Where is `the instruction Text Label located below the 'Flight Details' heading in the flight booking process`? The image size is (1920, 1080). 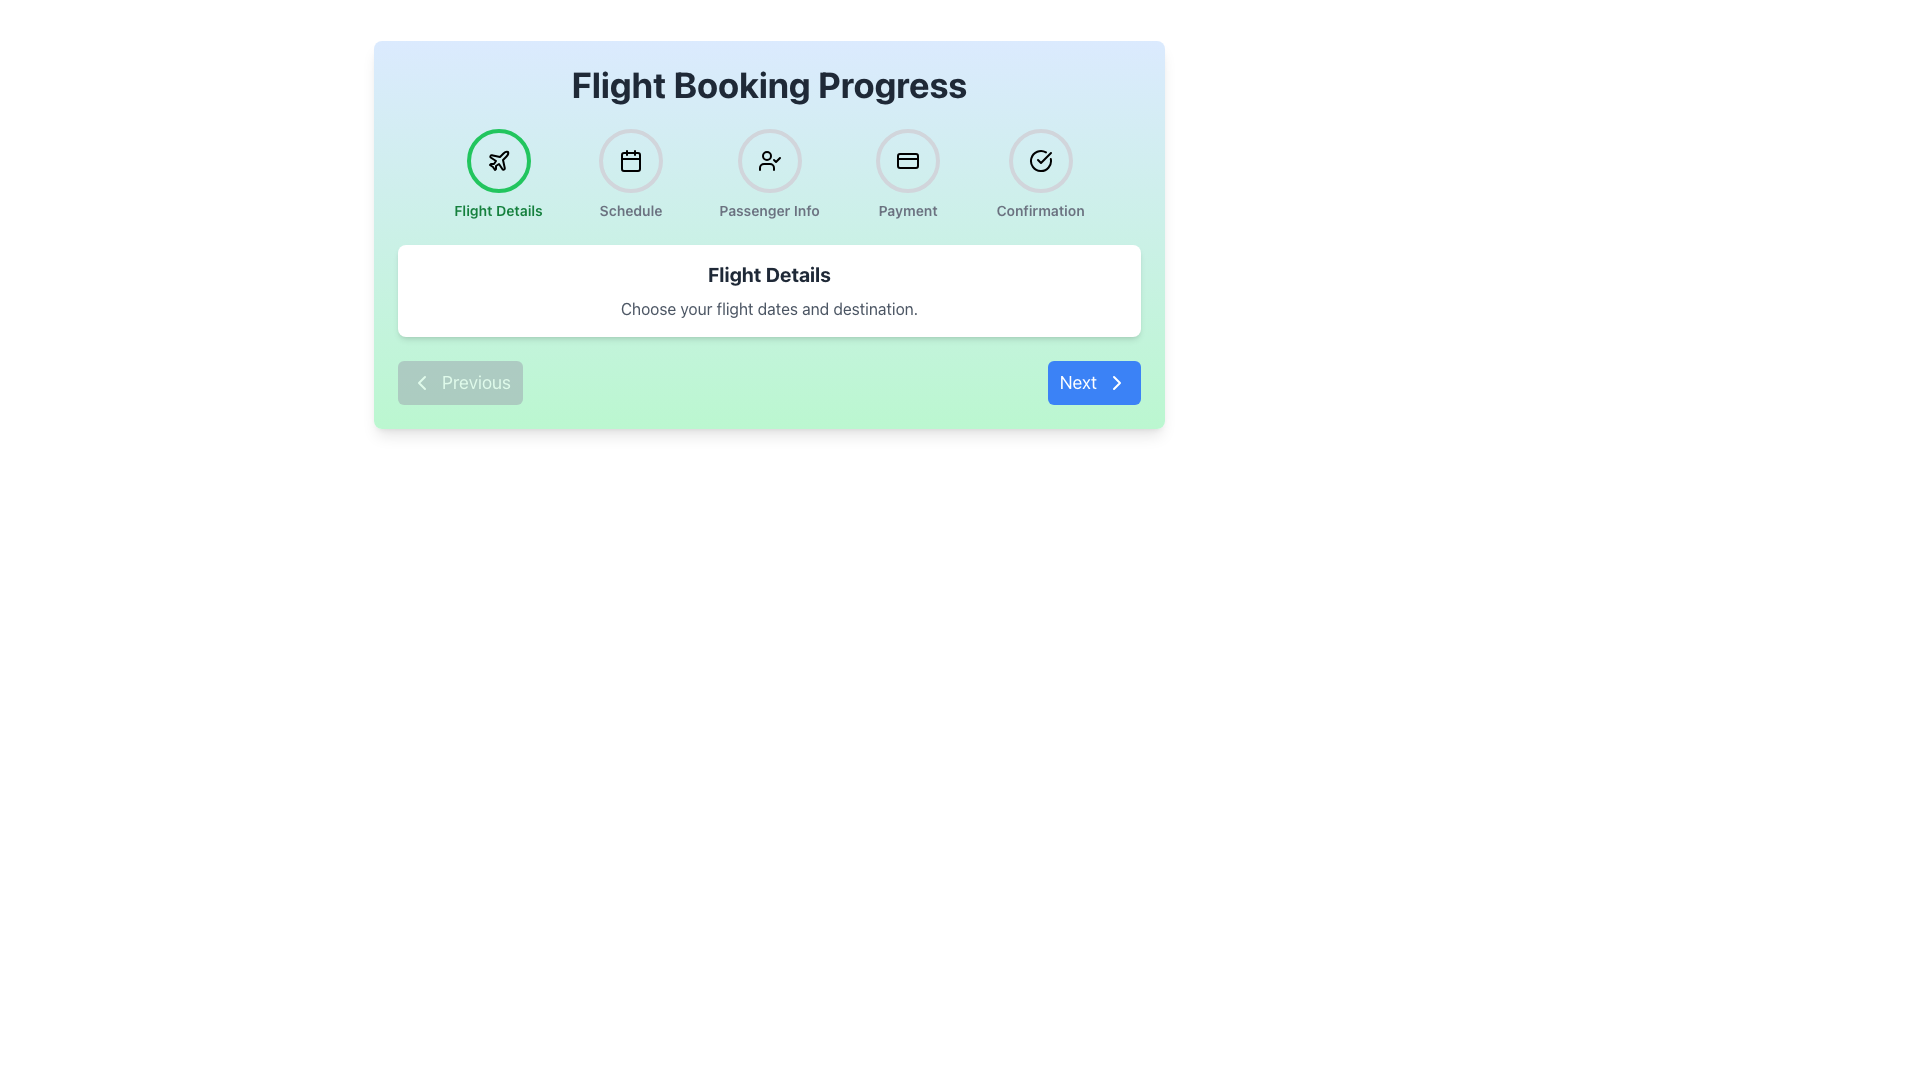 the instruction Text Label located below the 'Flight Details' heading in the flight booking process is located at coordinates (768, 308).